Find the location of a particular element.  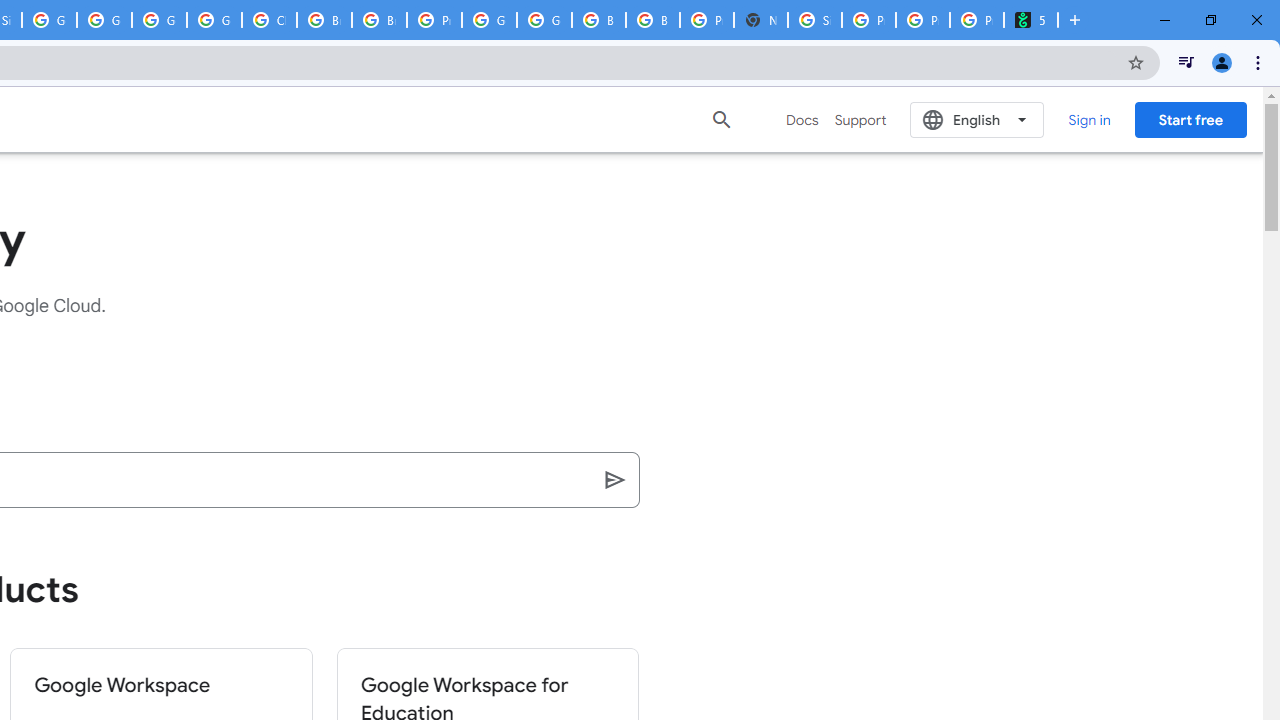

'Support' is located at coordinates (860, 119).